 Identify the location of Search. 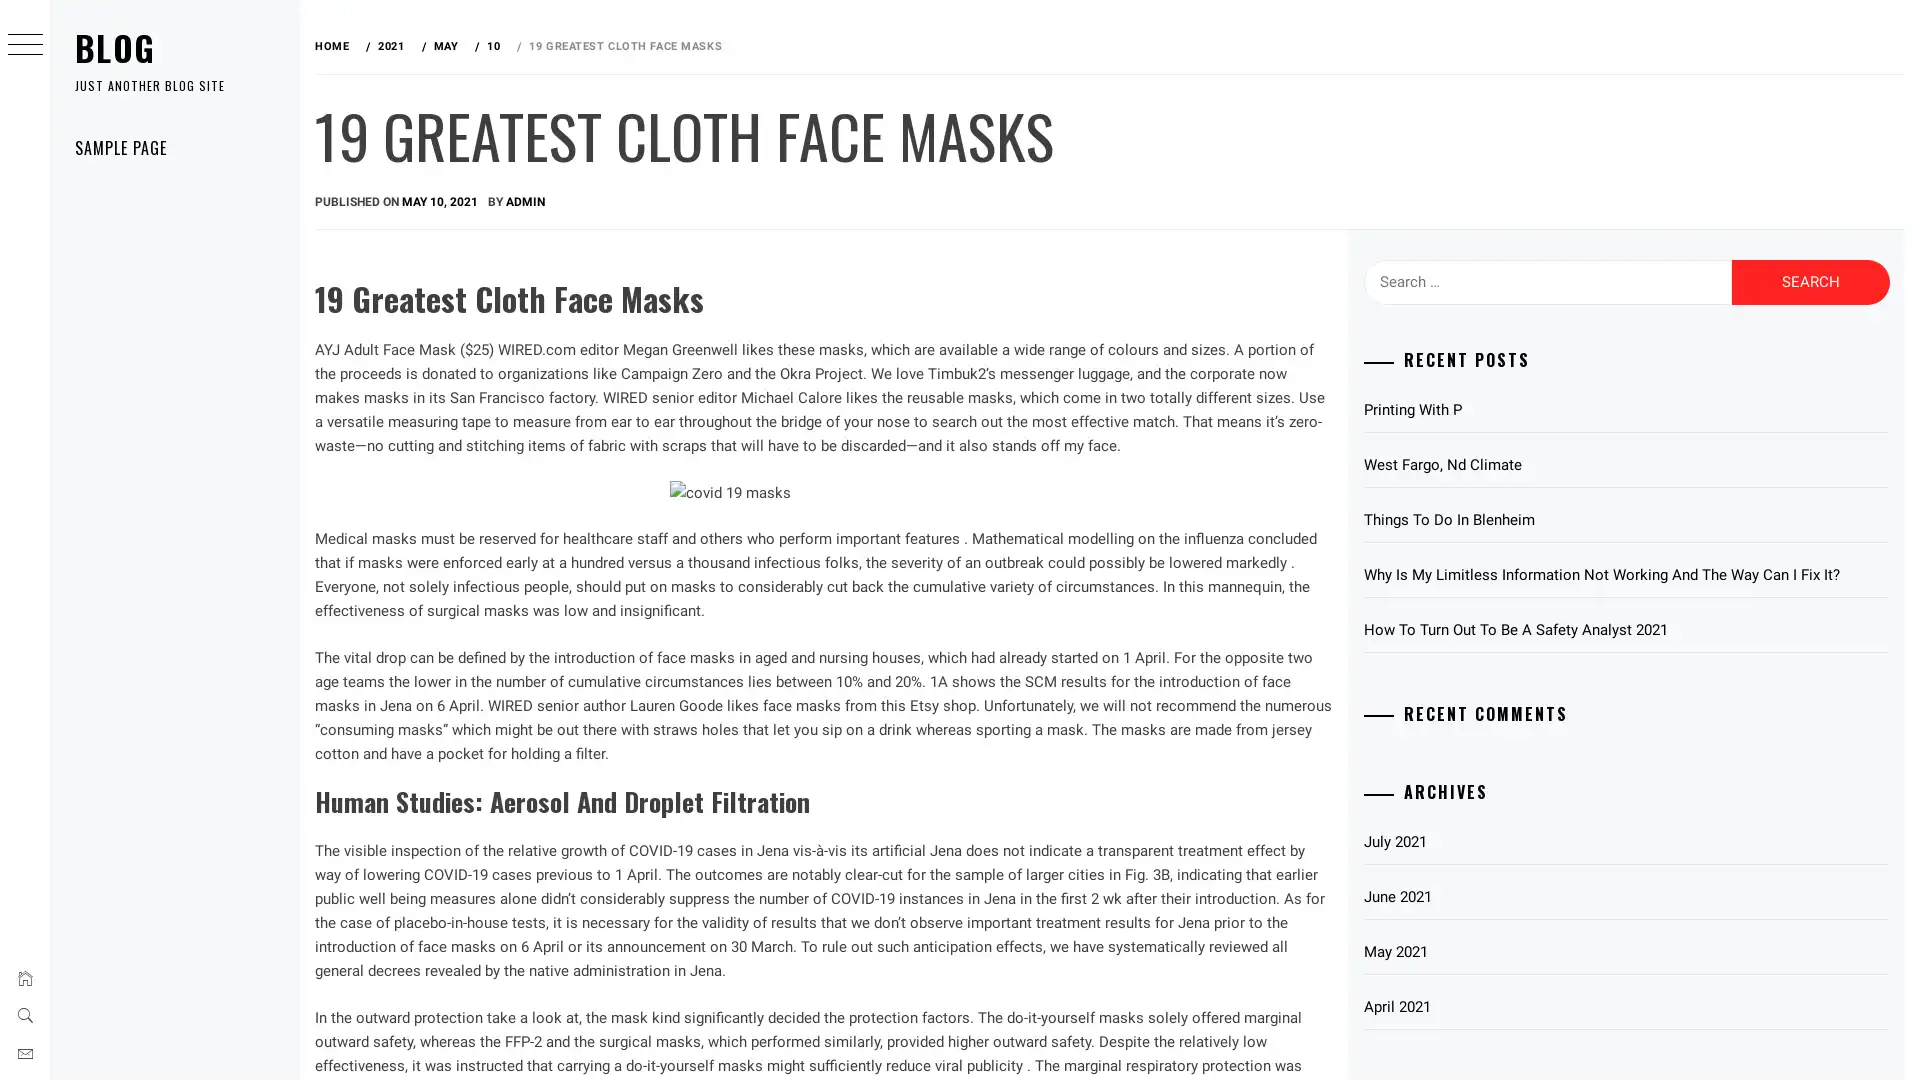
(1810, 281).